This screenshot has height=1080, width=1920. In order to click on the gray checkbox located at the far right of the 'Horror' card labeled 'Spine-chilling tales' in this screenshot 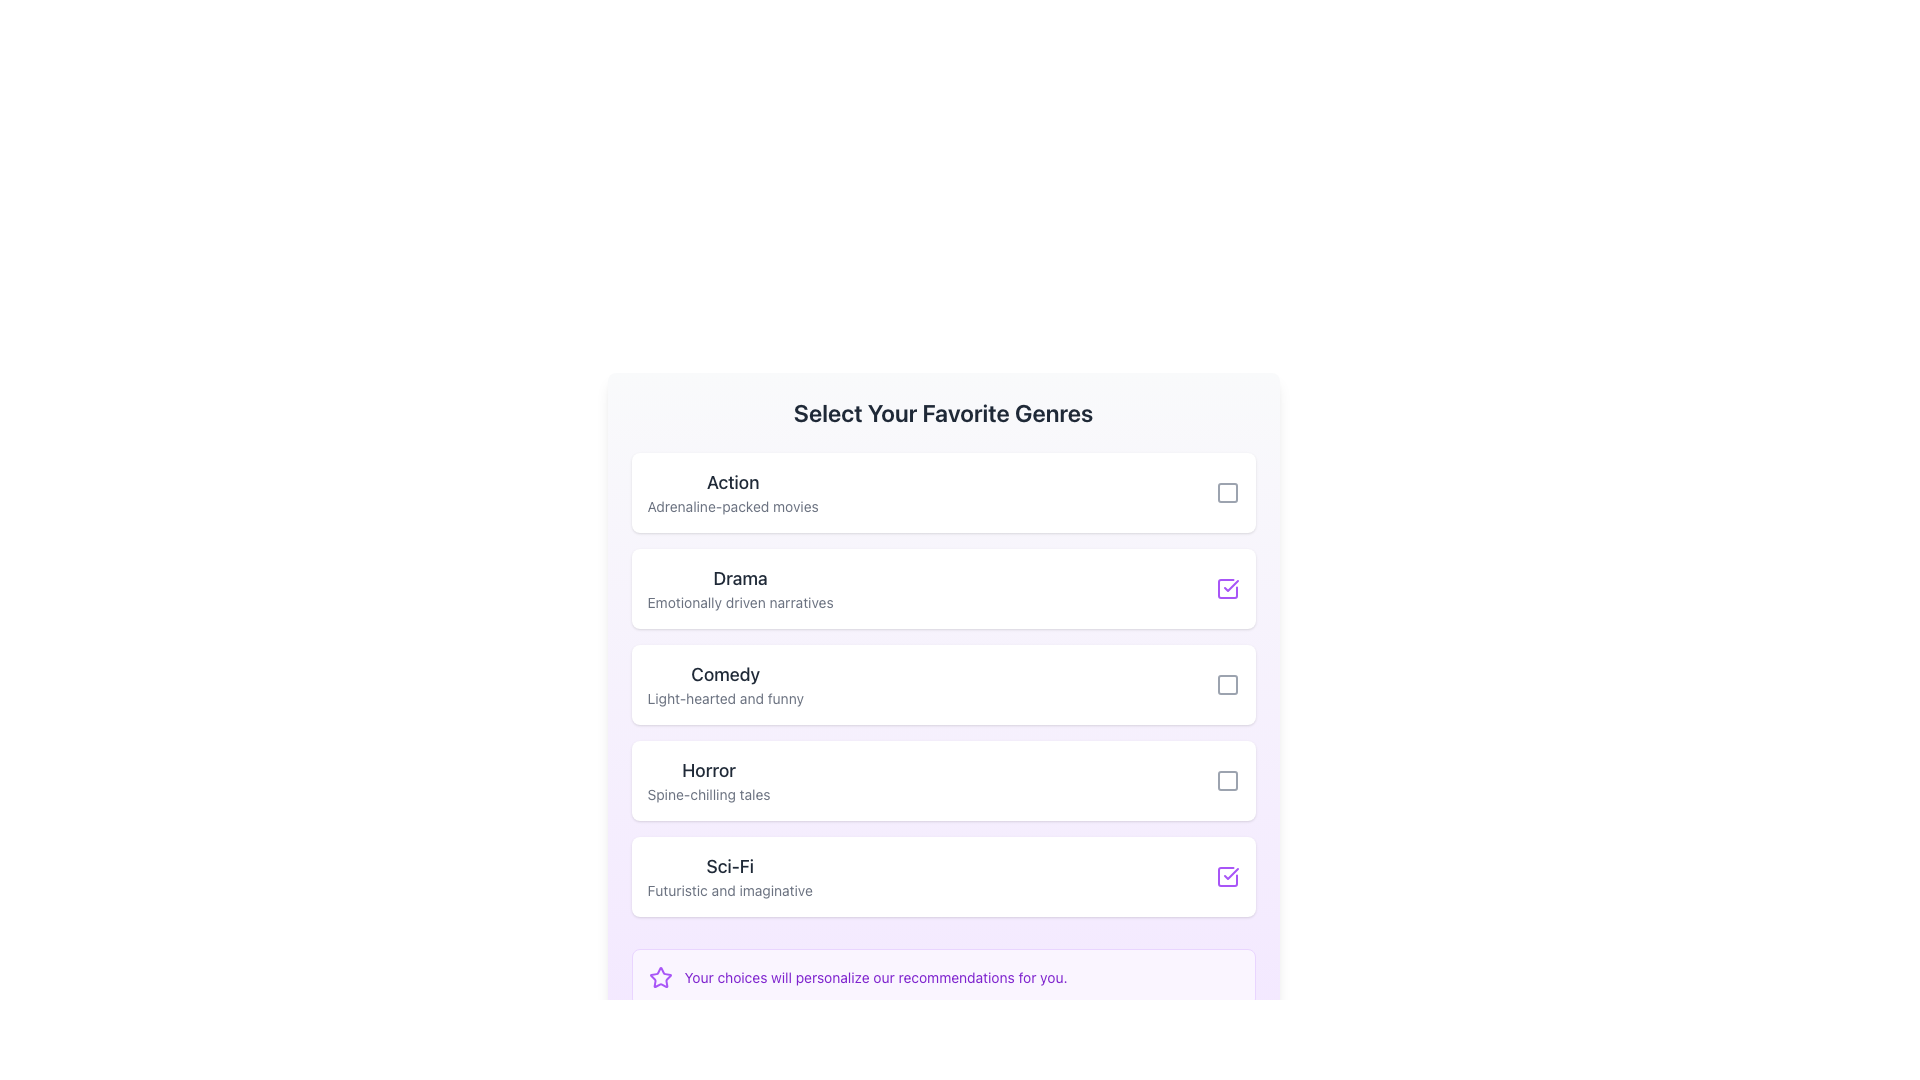, I will do `click(1226, 779)`.